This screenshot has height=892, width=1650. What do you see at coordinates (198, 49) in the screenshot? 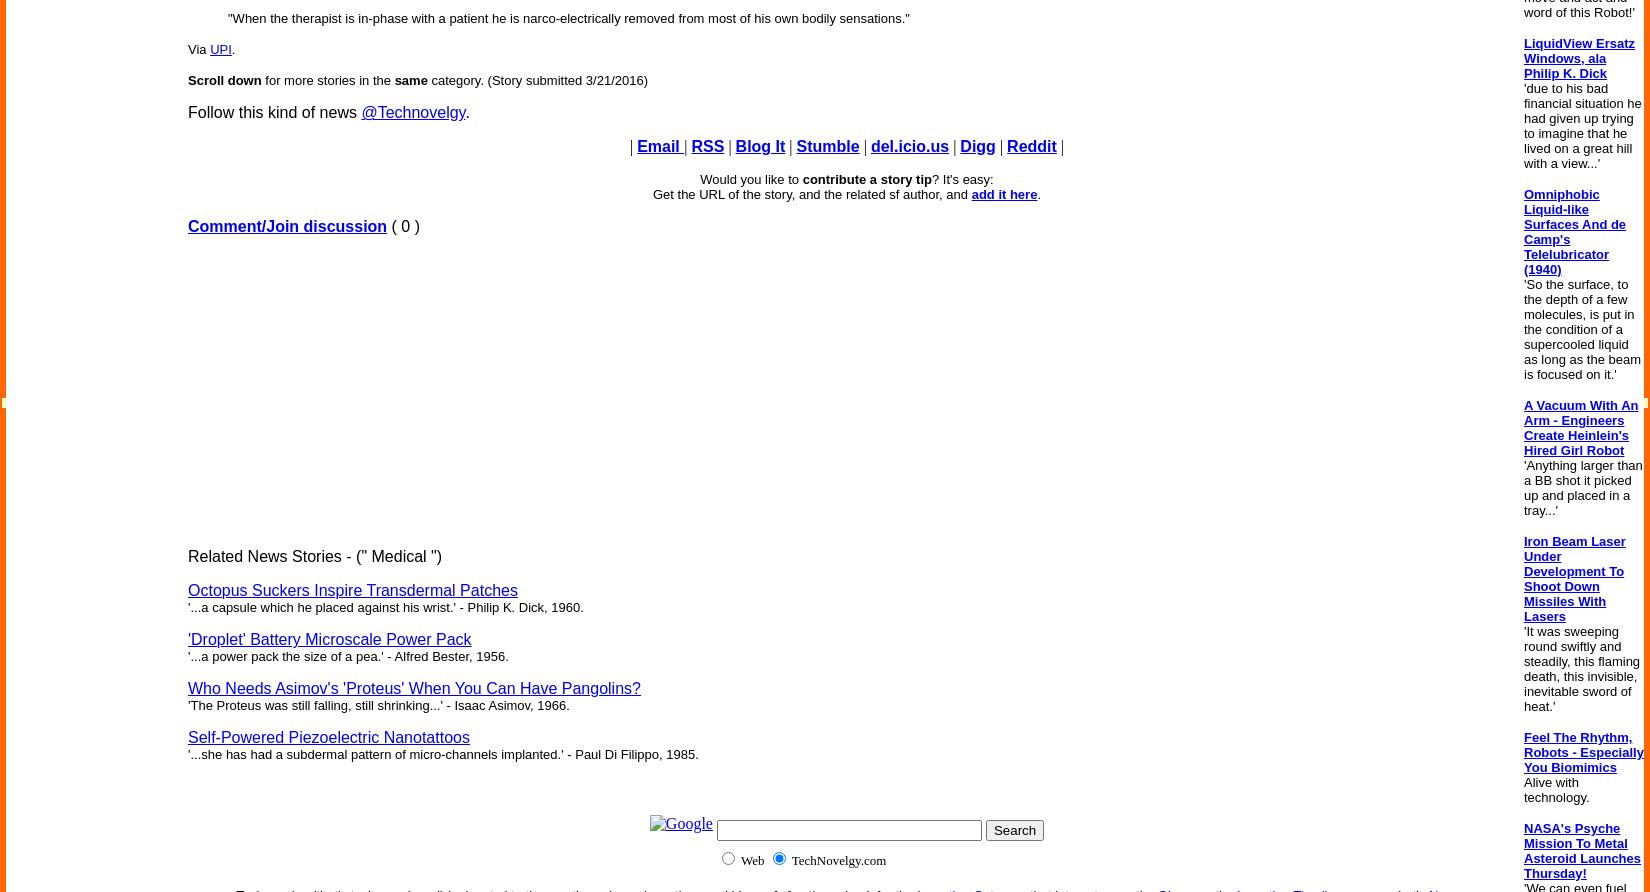
I see `'Via'` at bounding box center [198, 49].